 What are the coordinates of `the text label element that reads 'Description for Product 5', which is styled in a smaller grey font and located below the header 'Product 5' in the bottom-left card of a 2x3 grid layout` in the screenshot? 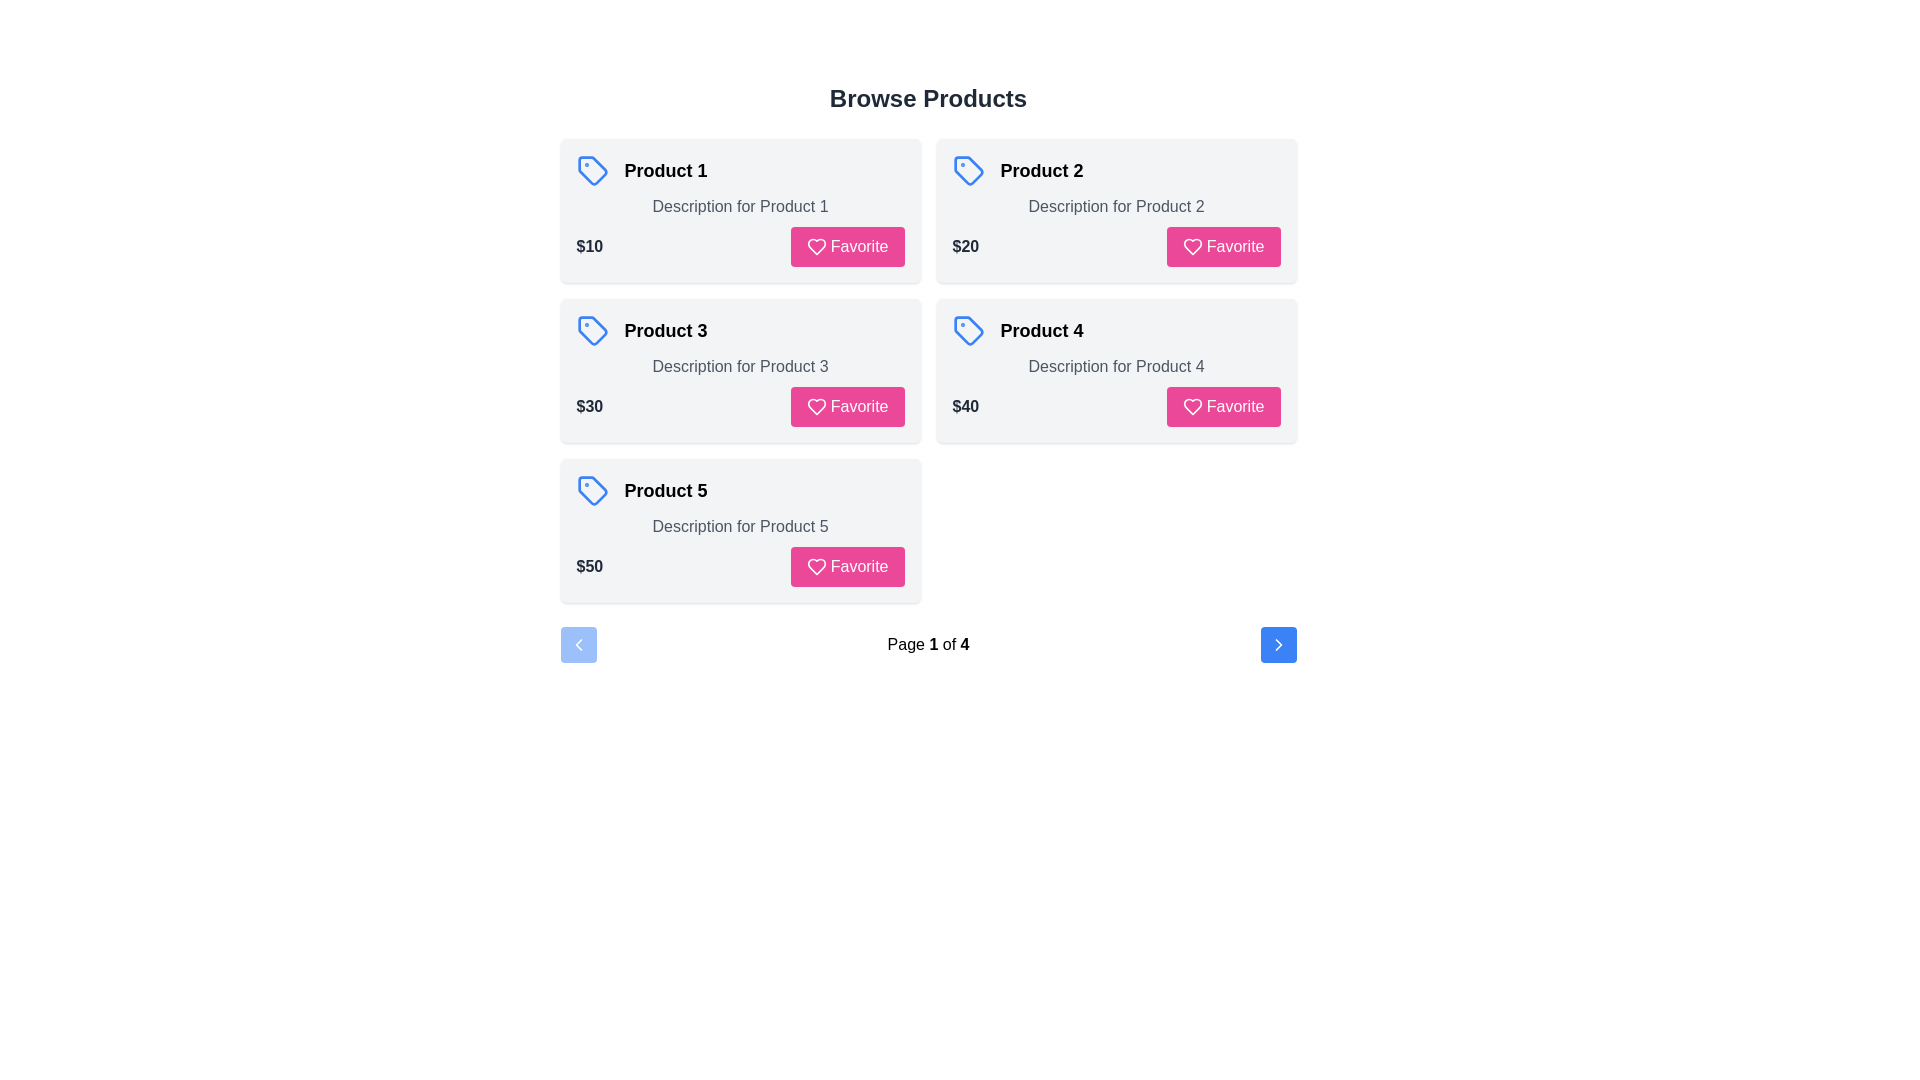 It's located at (739, 526).